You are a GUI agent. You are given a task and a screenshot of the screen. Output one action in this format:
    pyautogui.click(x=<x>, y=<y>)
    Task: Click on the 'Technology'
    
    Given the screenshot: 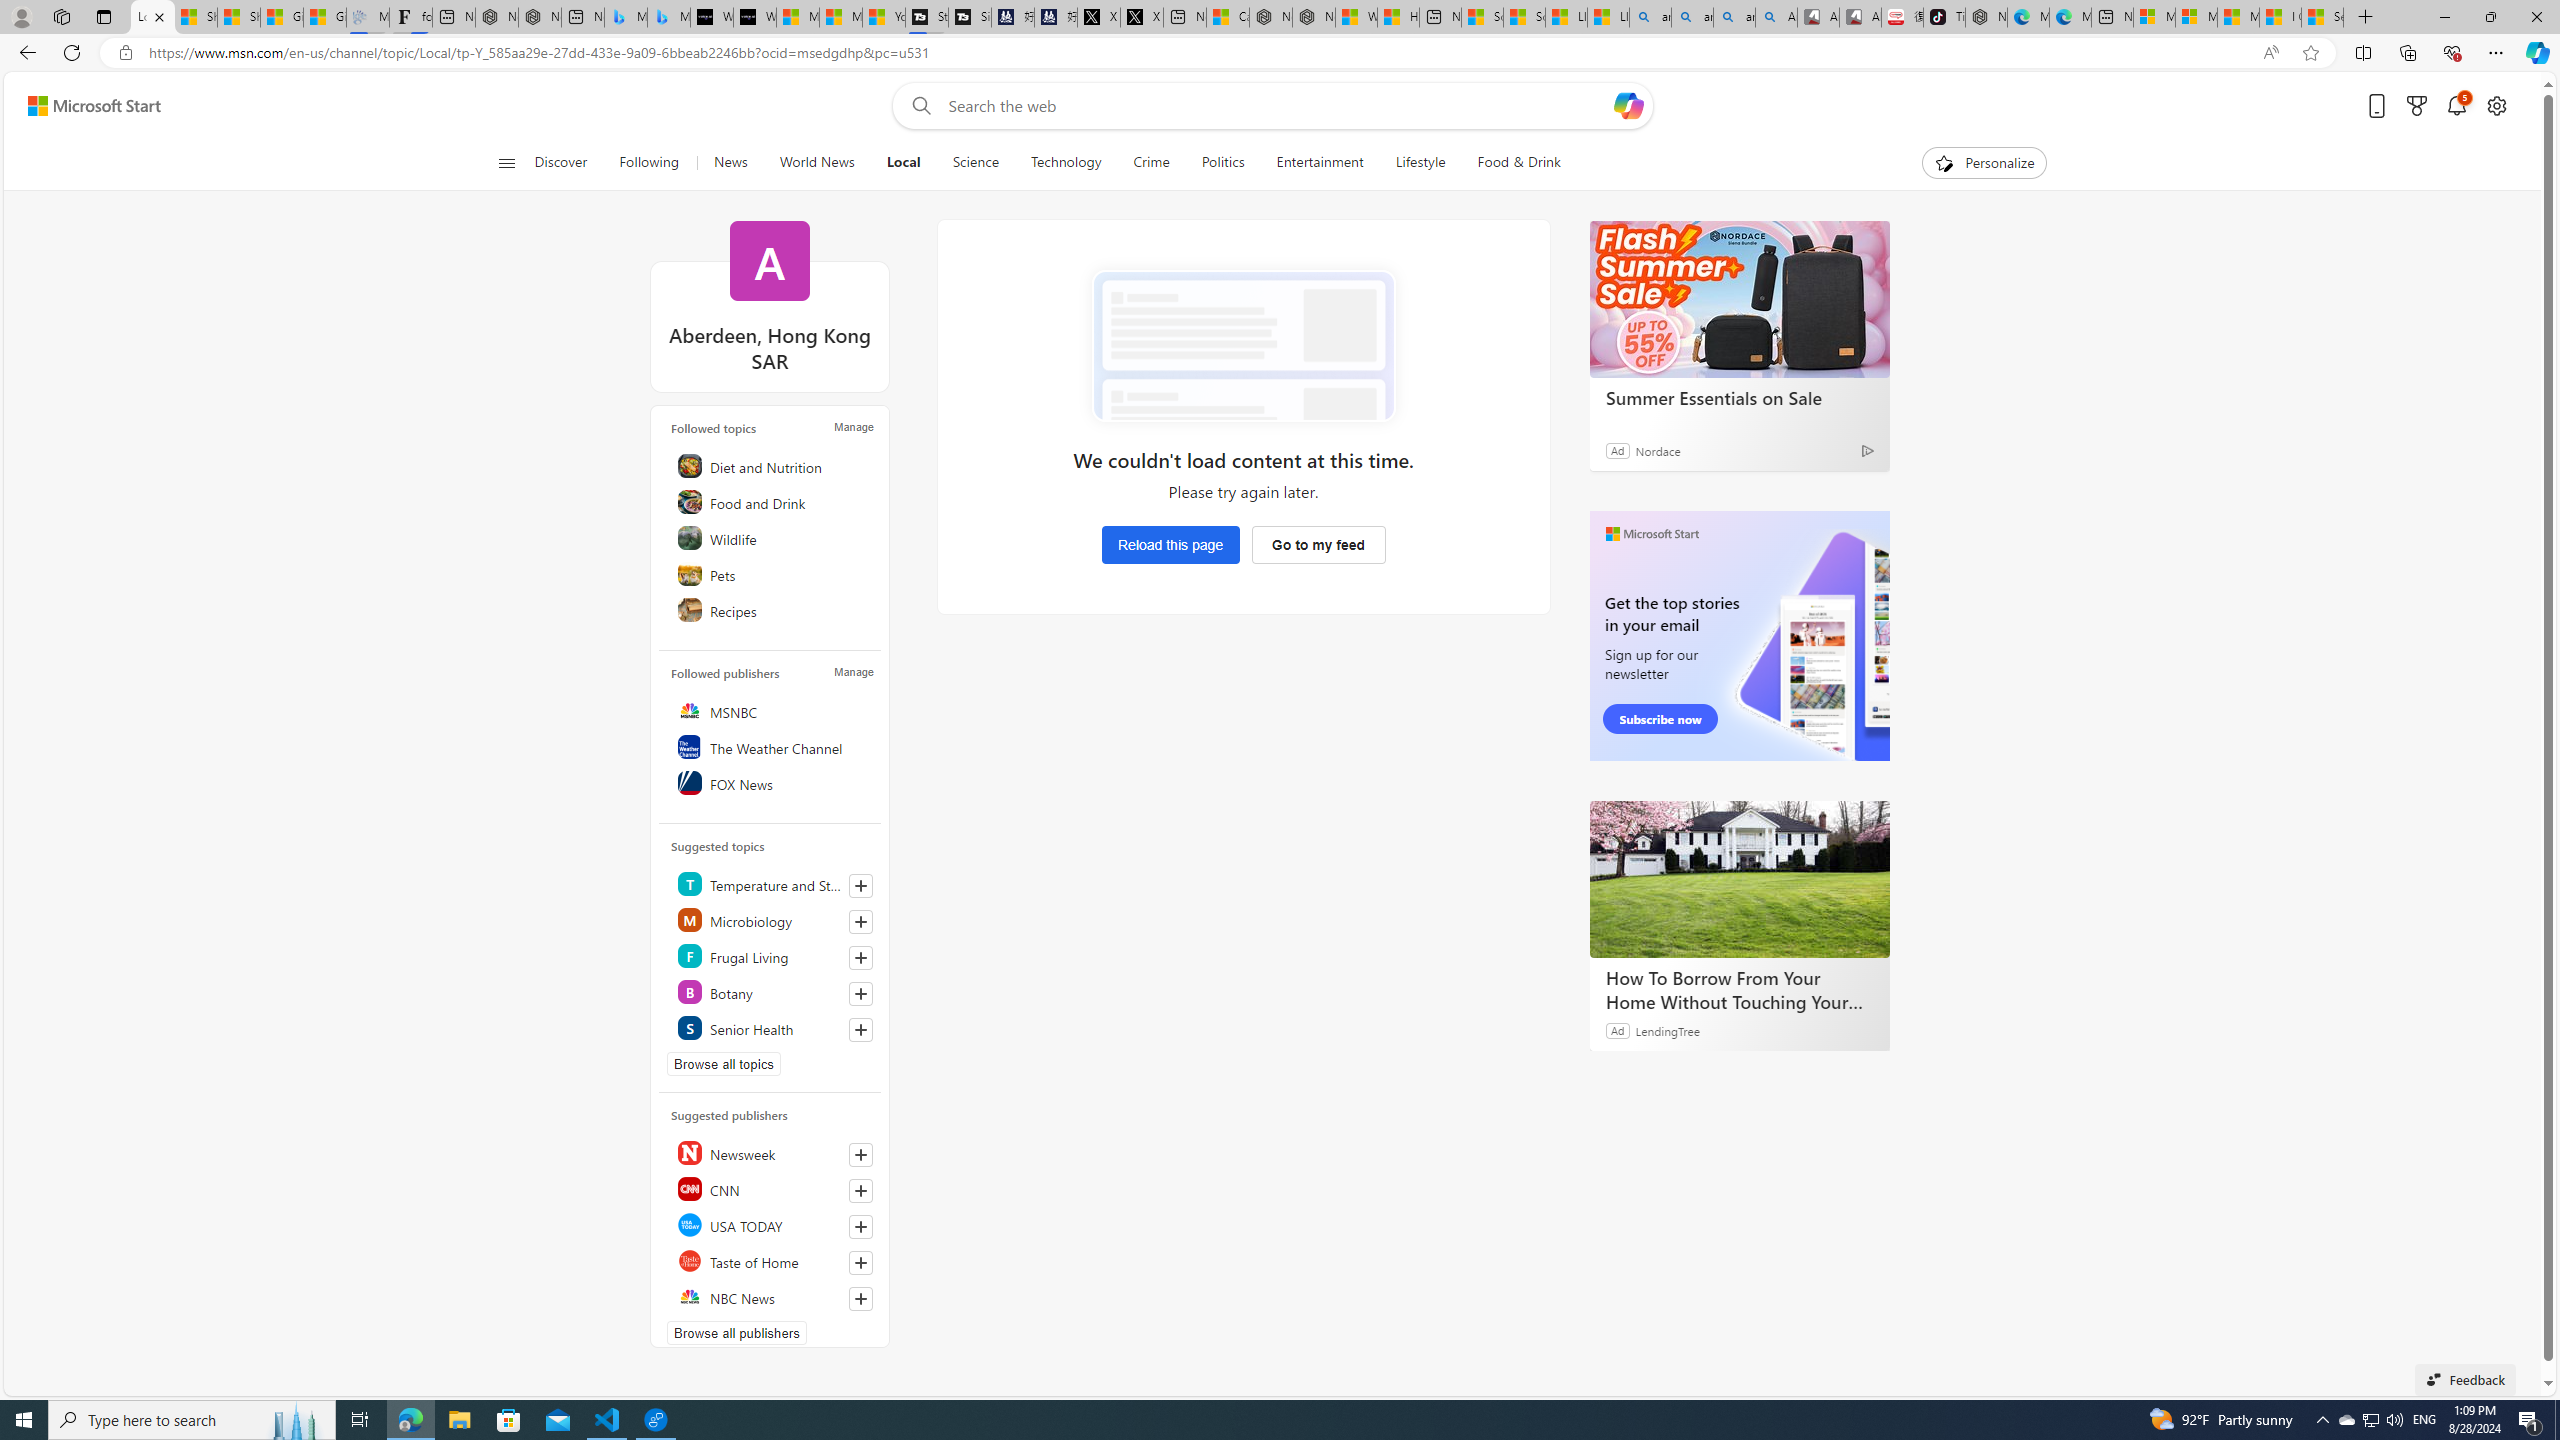 What is the action you would take?
    pyautogui.click(x=1063, y=162)
    